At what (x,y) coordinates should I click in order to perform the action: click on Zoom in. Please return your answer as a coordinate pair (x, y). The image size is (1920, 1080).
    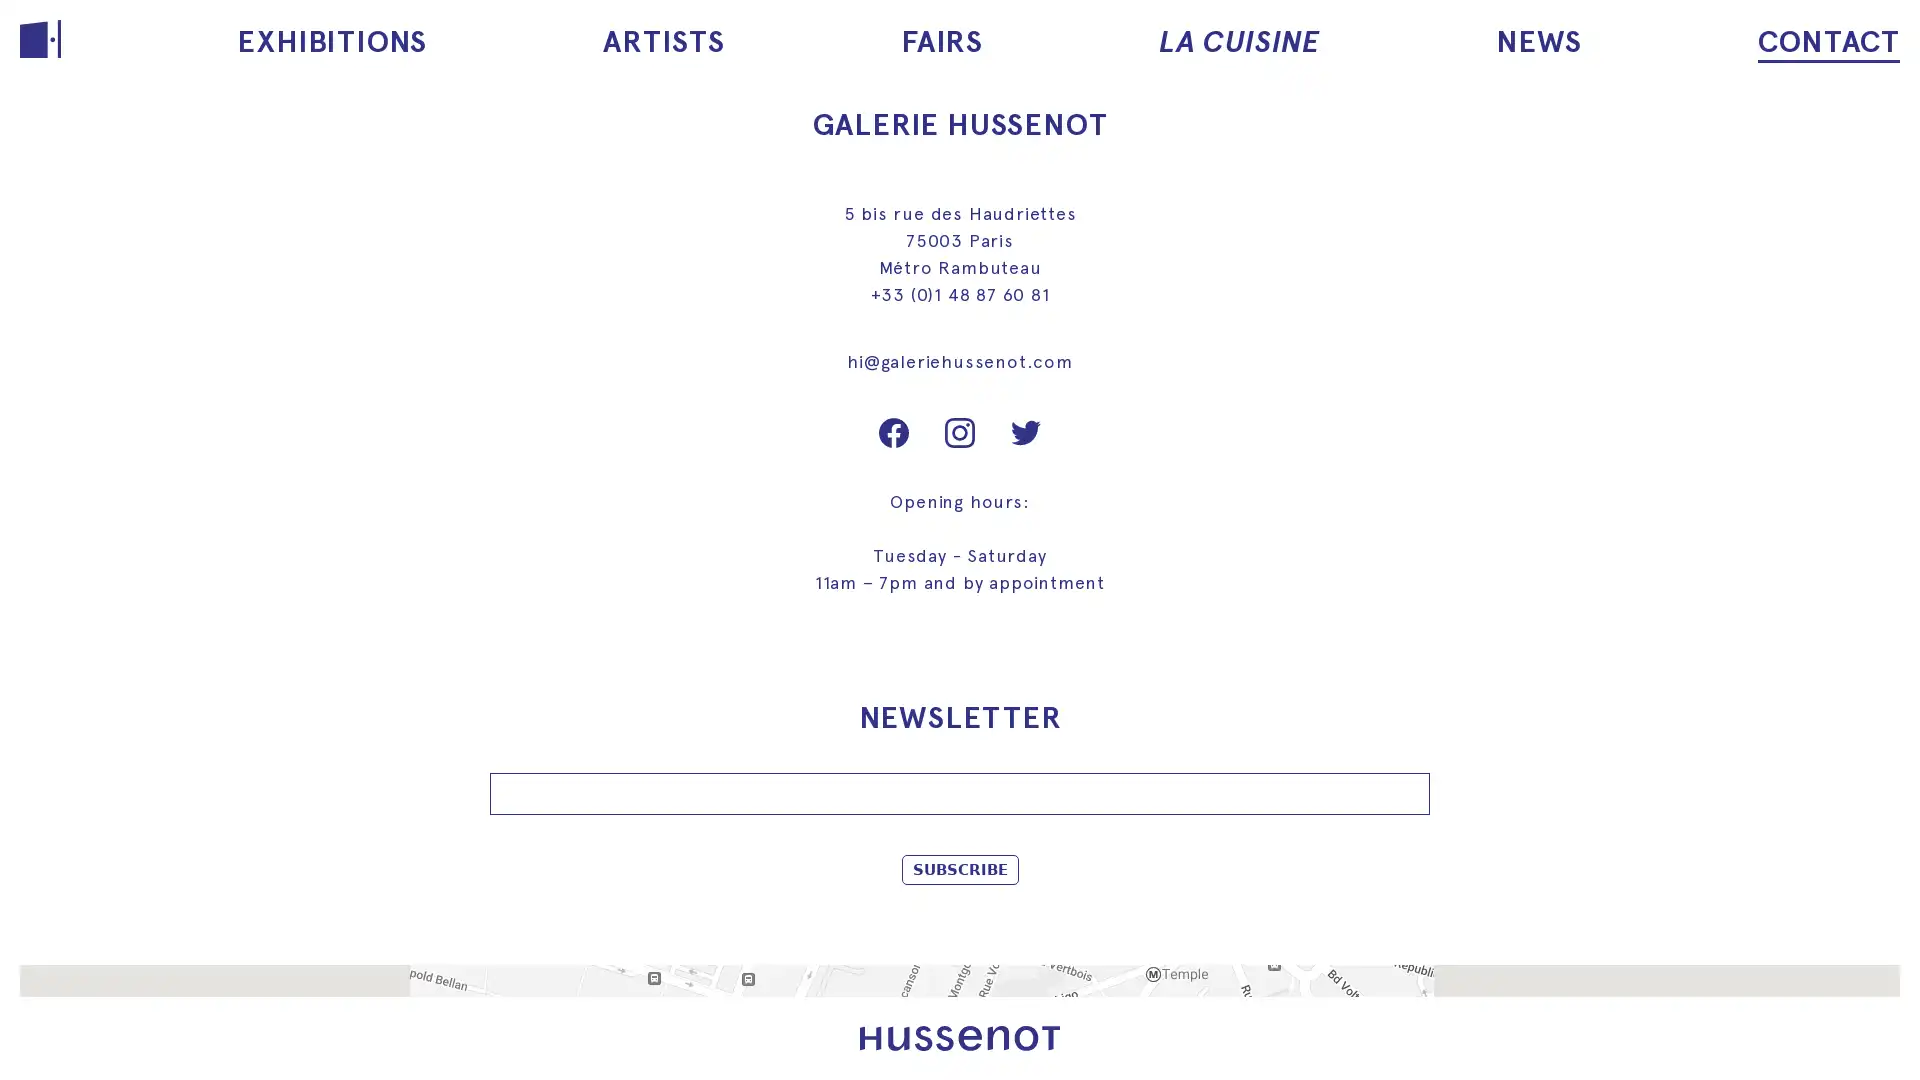
    Looking at the image, I should click on (49, 994).